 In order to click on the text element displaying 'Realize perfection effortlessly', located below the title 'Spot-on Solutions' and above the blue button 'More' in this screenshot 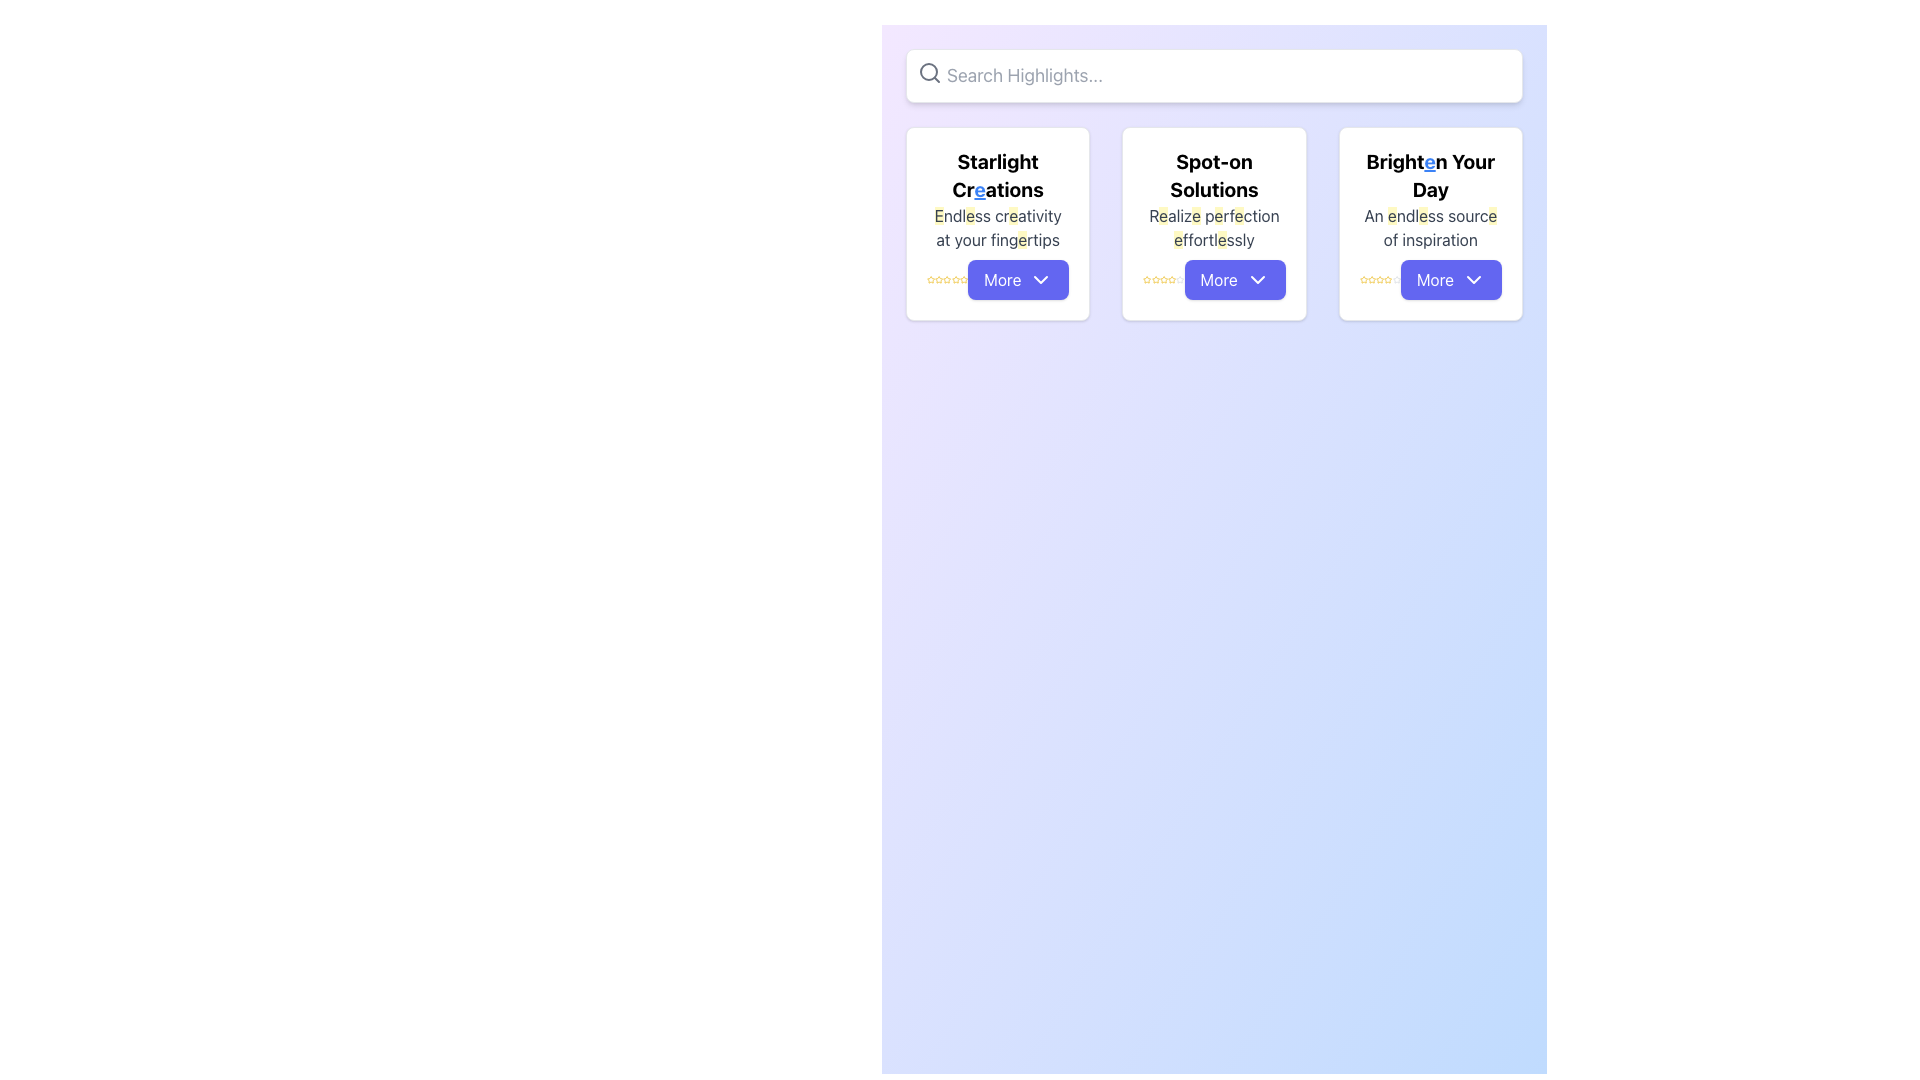, I will do `click(1213, 226)`.